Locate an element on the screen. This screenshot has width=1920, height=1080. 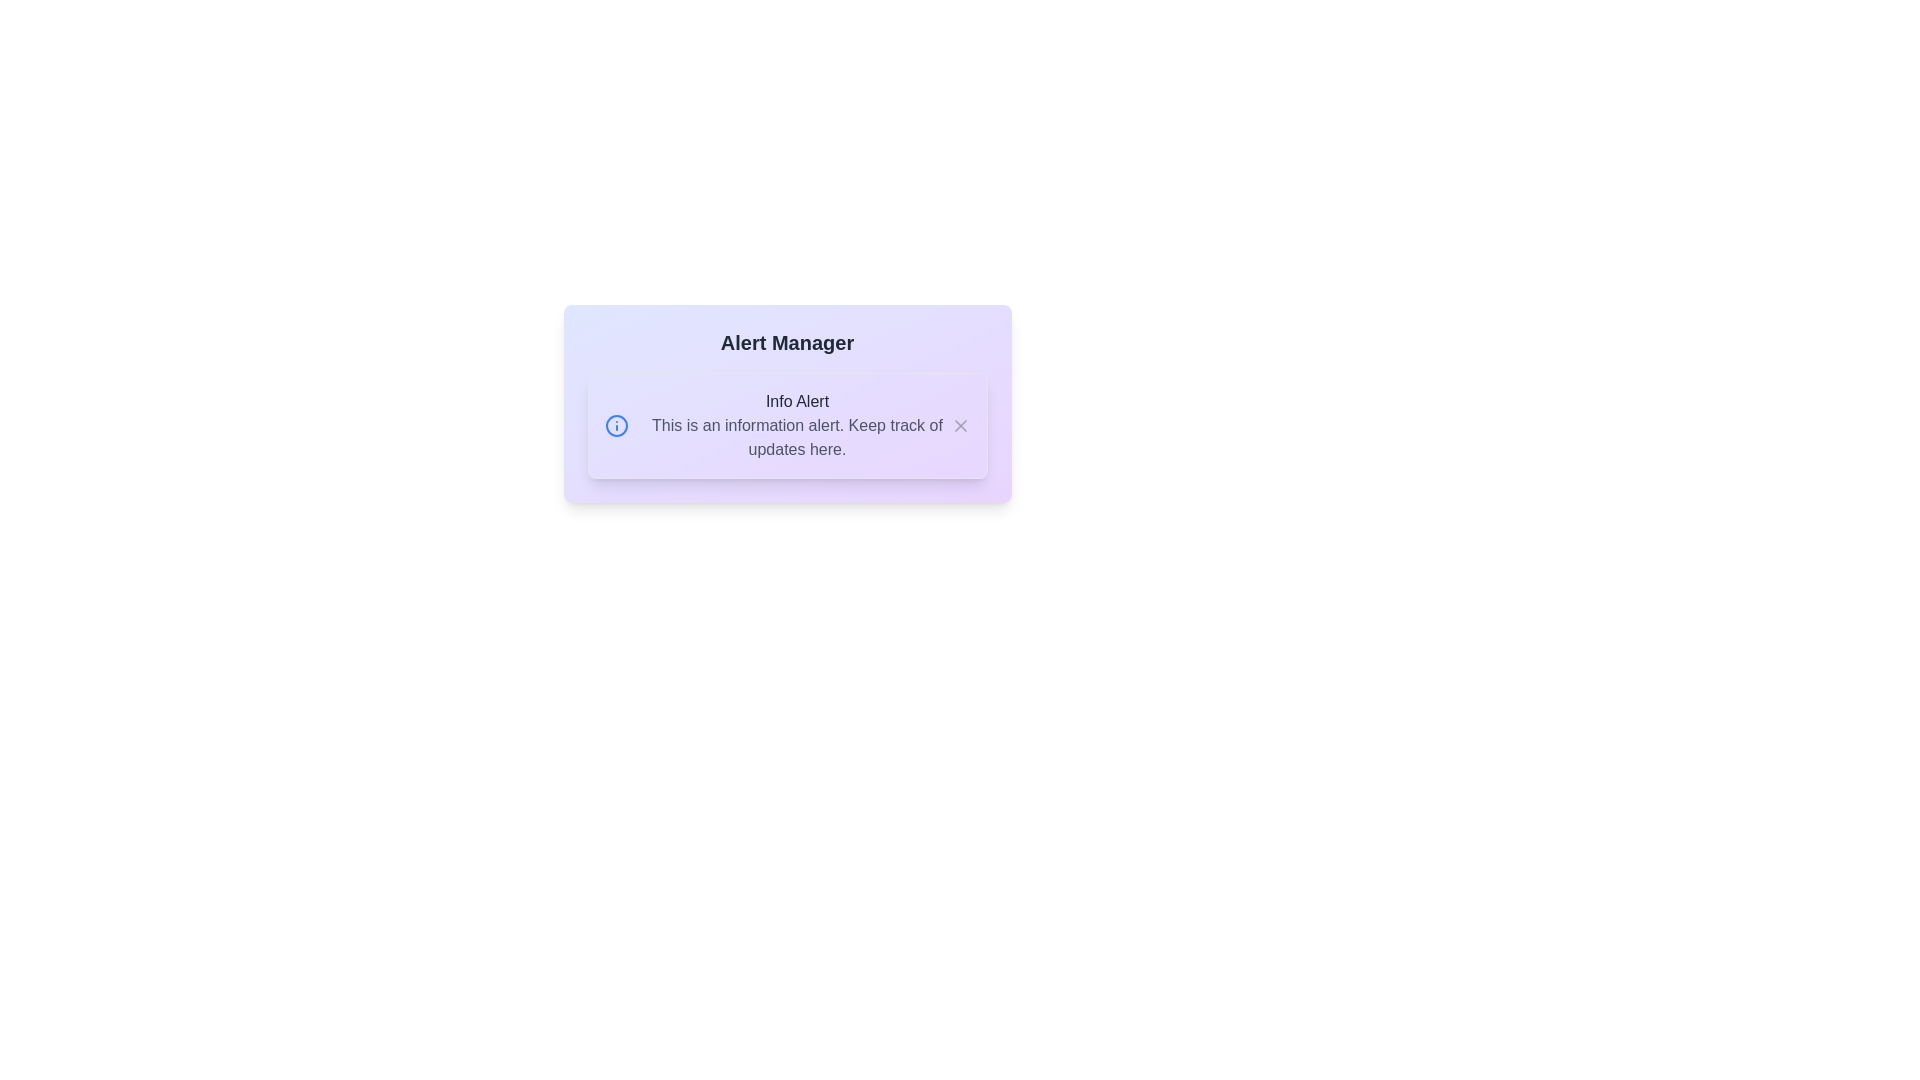
the alert icon to interact with it is located at coordinates (615, 424).